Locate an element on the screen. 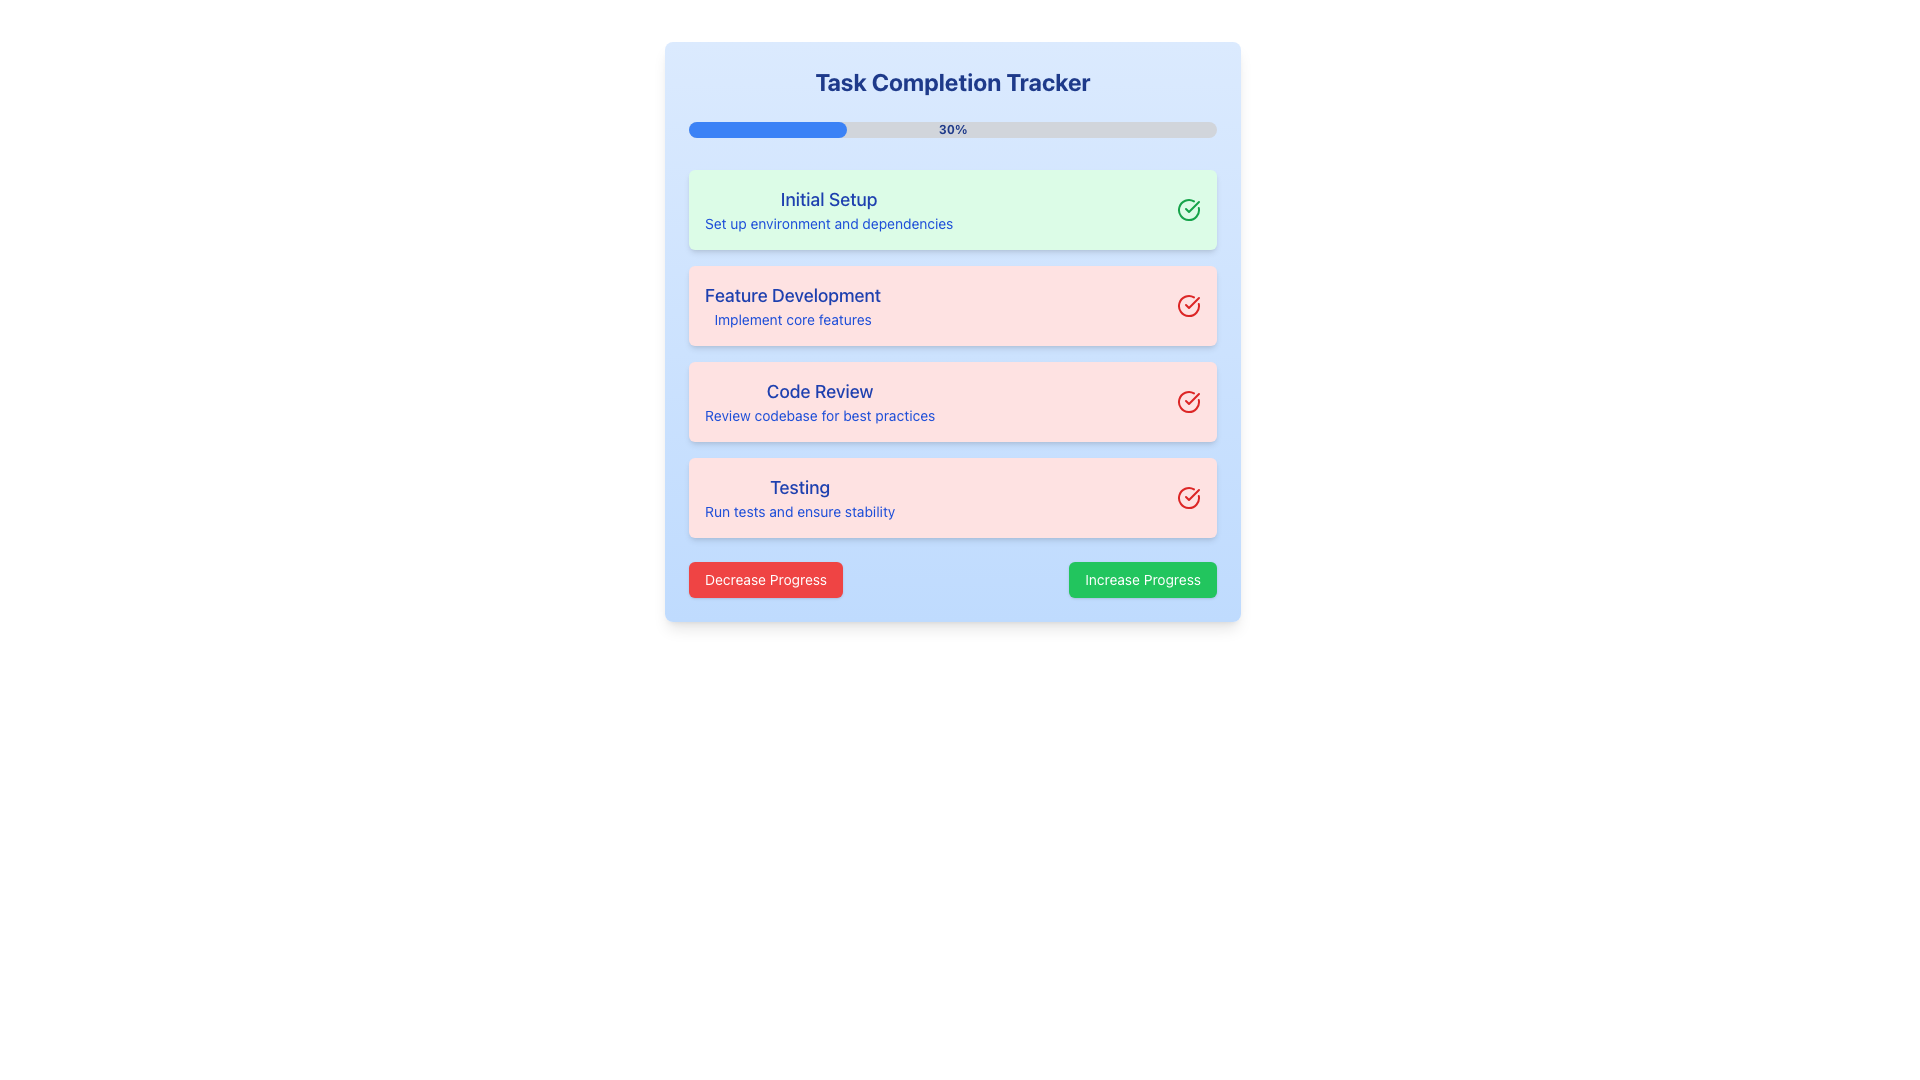 This screenshot has width=1920, height=1080. percentage value of the progress bar located within the 'Task Completion Tracker' card, which visually indicates 30% completion of the task is located at coordinates (952, 130).